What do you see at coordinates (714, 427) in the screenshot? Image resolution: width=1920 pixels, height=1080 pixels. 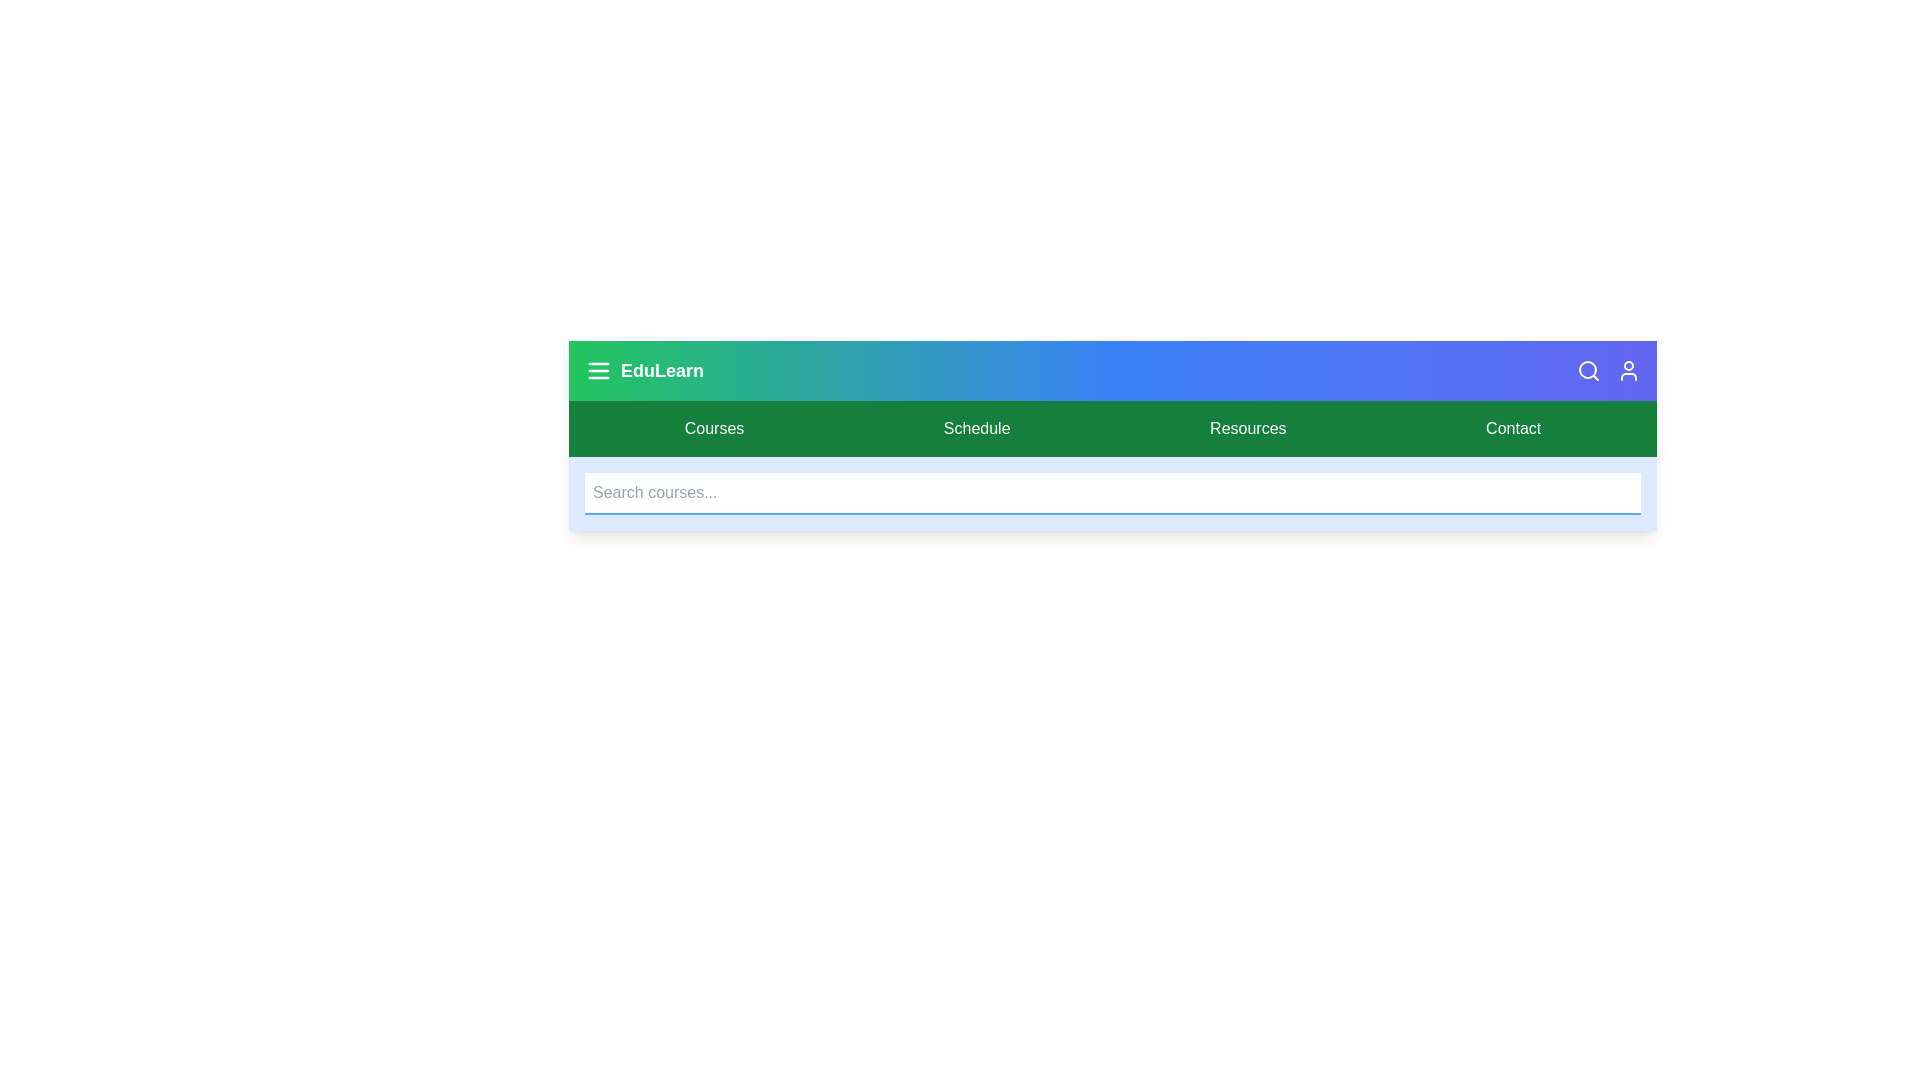 I see `the Courses navigation link` at bounding box center [714, 427].